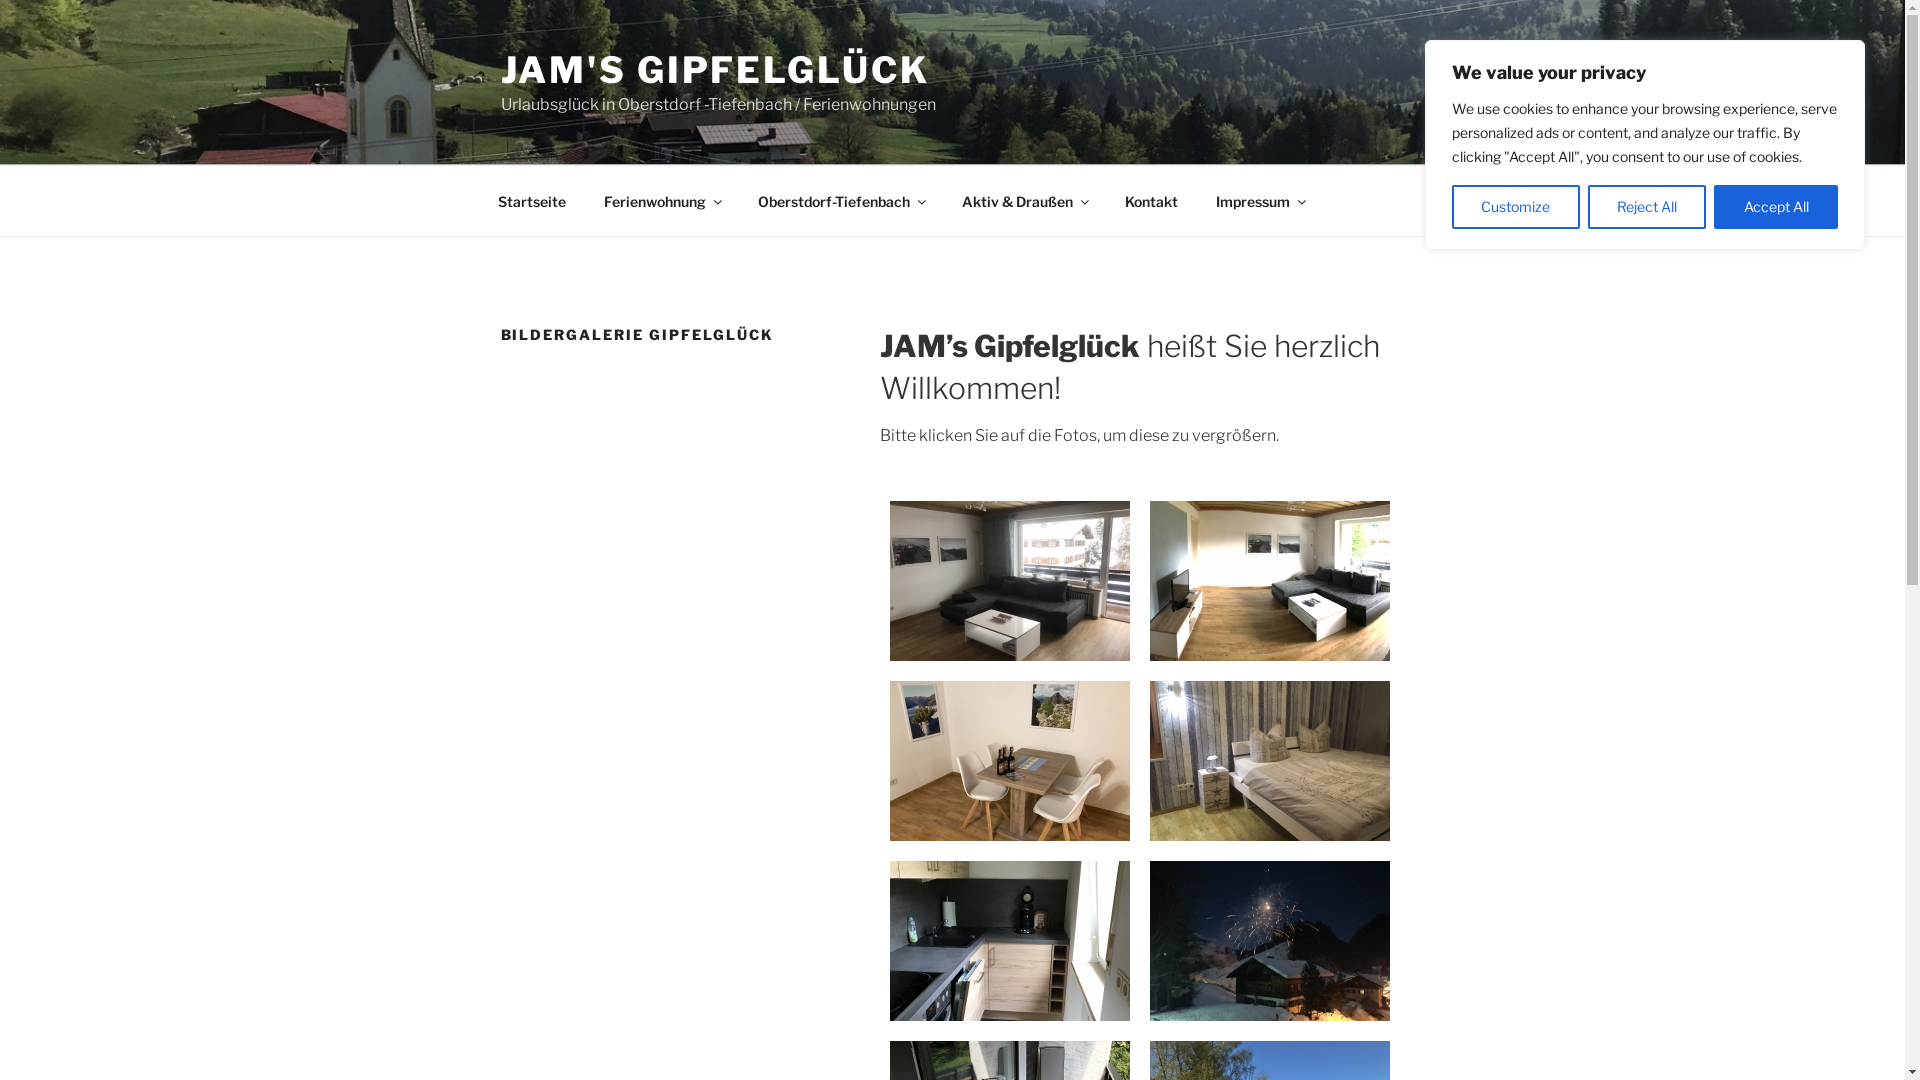  Describe the element at coordinates (1152, 200) in the screenshot. I see `'Kontakt'` at that location.